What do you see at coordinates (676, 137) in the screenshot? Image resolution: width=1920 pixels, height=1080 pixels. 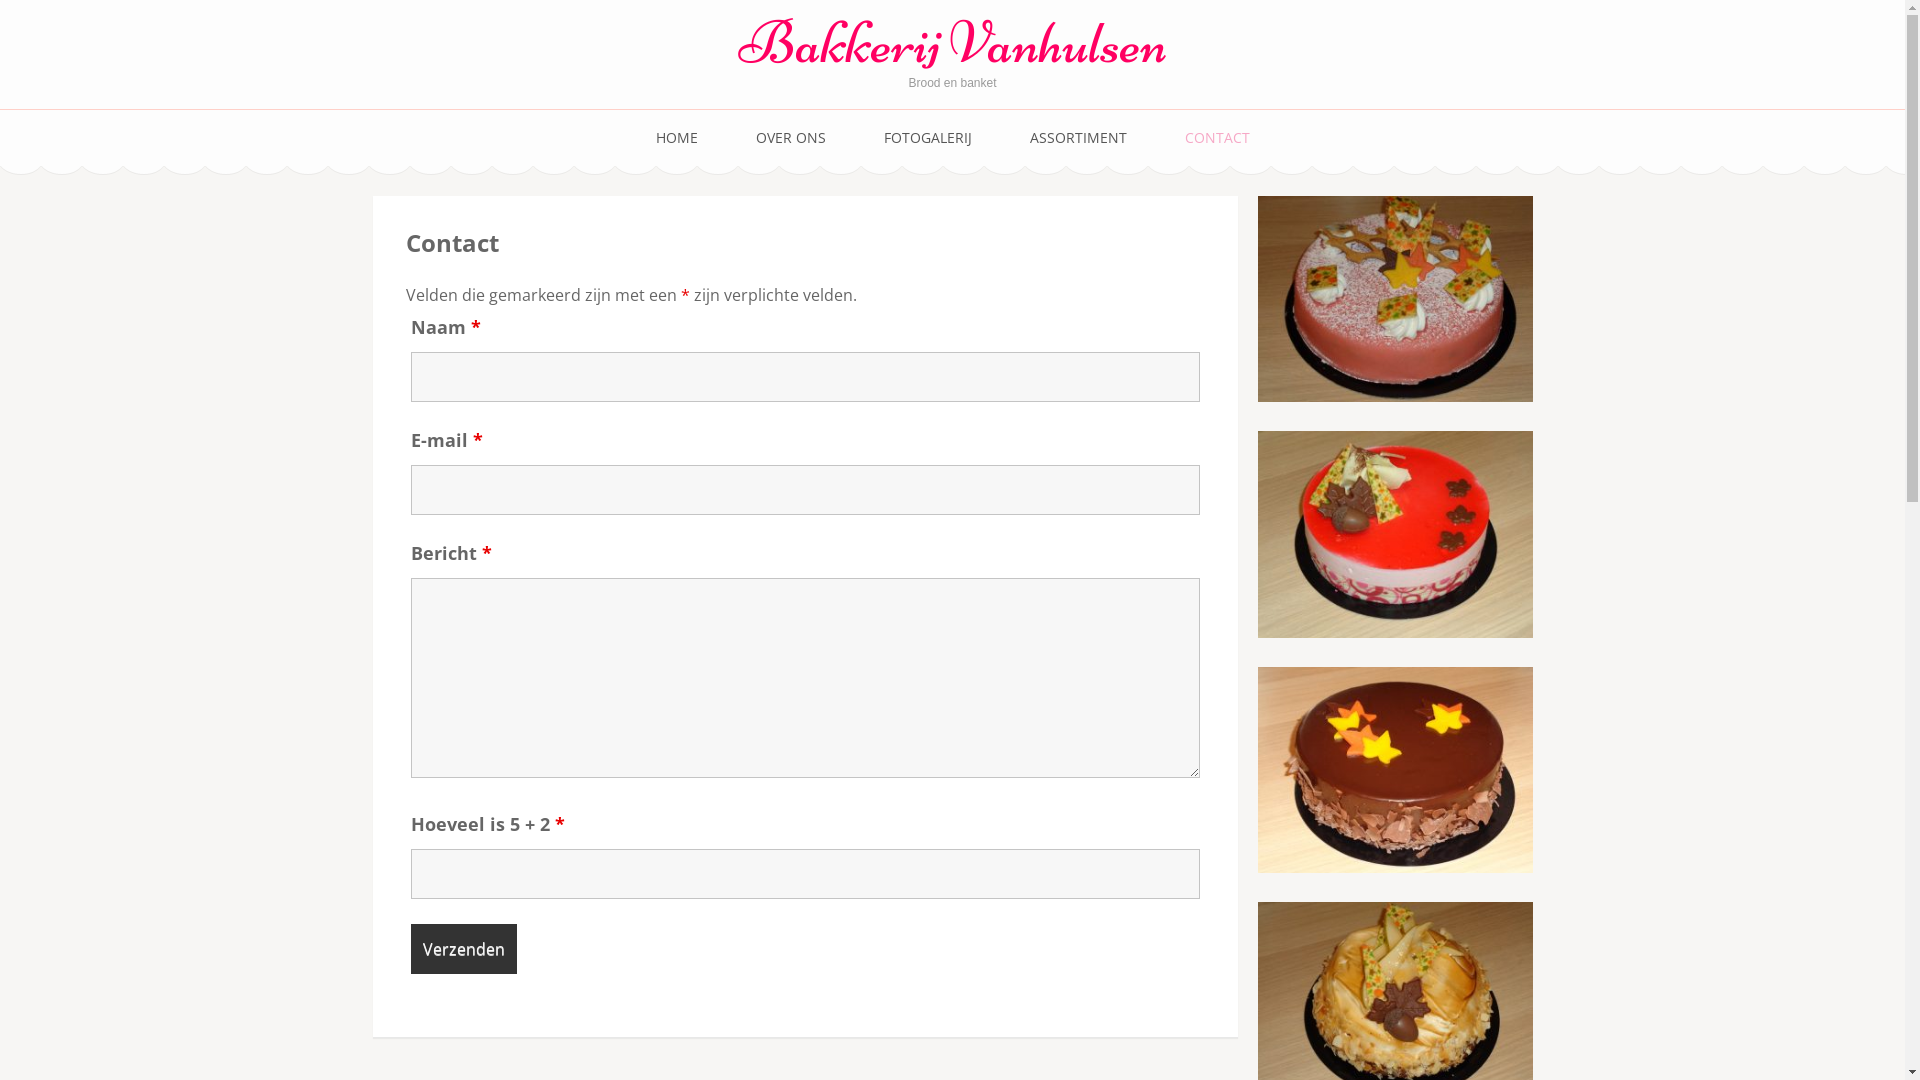 I see `'HOME'` at bounding box center [676, 137].